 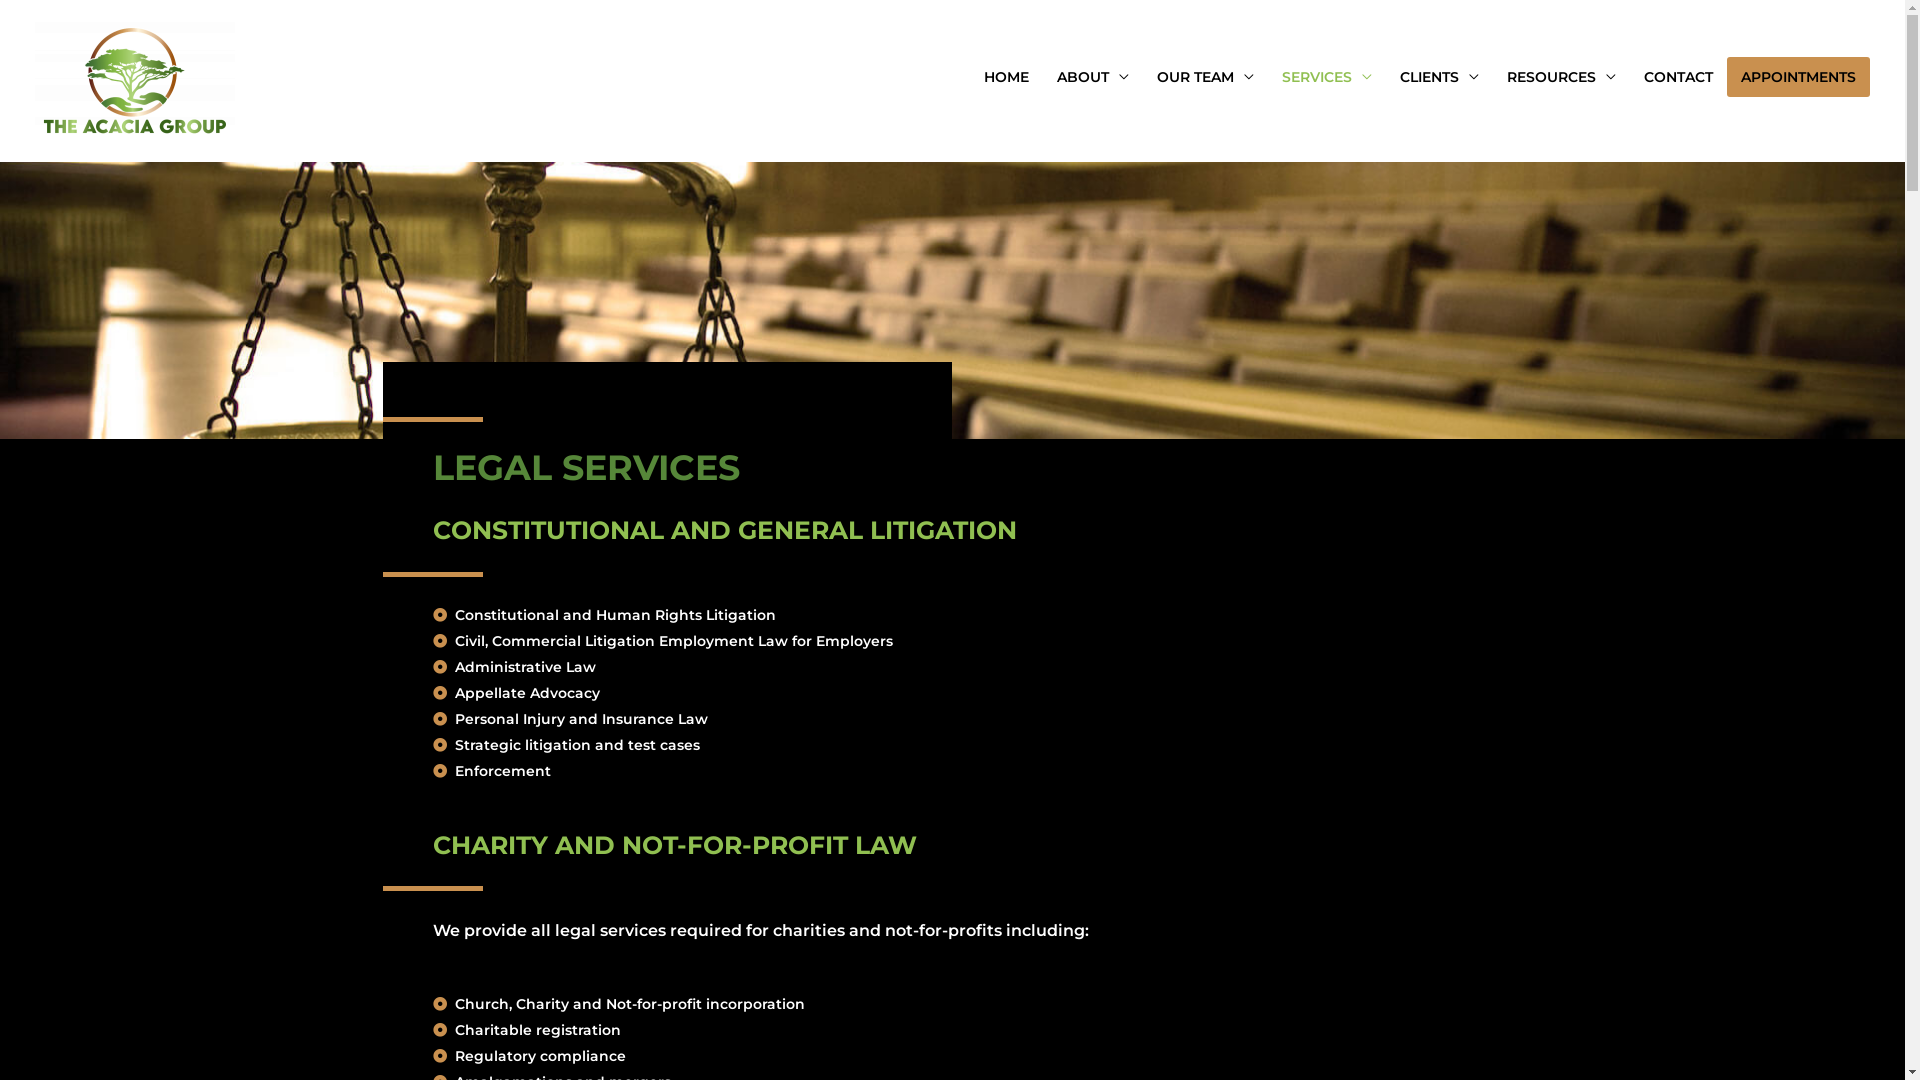 What do you see at coordinates (1204, 76) in the screenshot?
I see `'OUR TEAM'` at bounding box center [1204, 76].